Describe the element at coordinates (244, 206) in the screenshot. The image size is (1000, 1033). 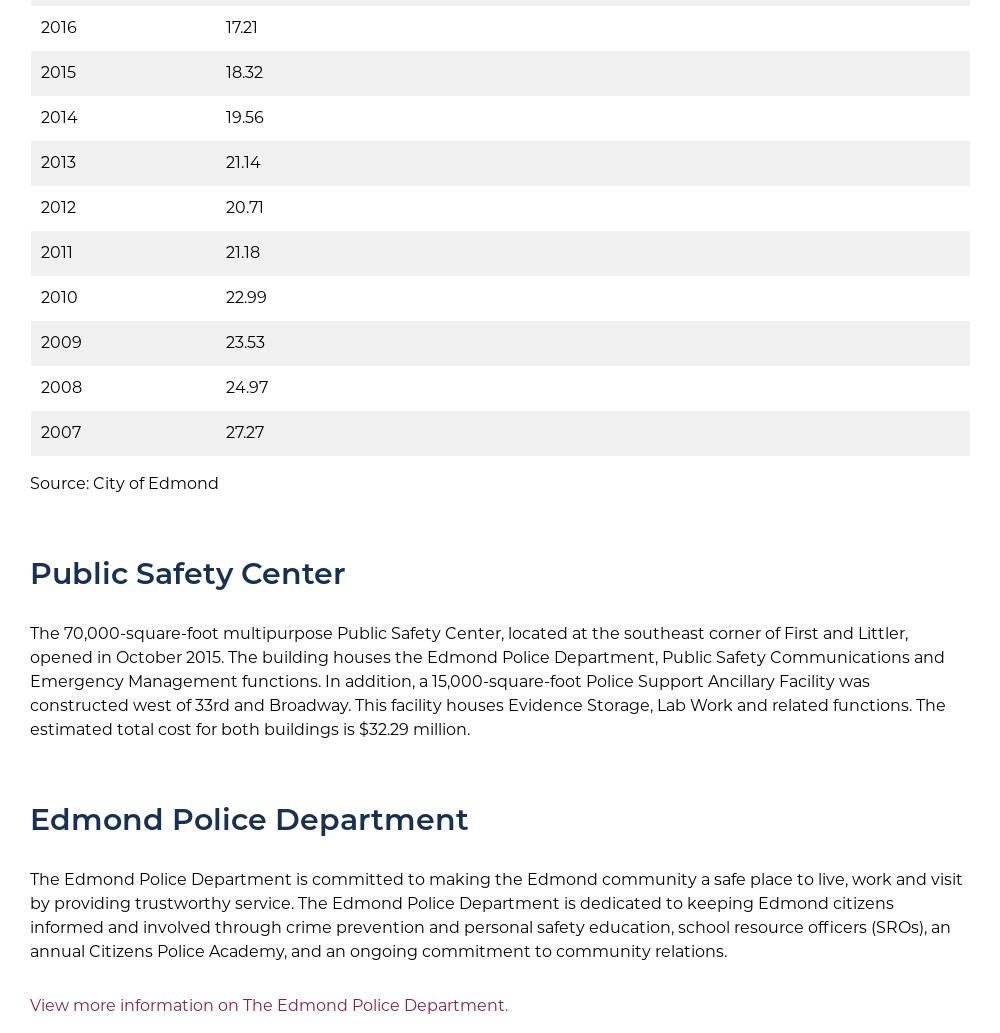
I see `'20.71'` at that location.